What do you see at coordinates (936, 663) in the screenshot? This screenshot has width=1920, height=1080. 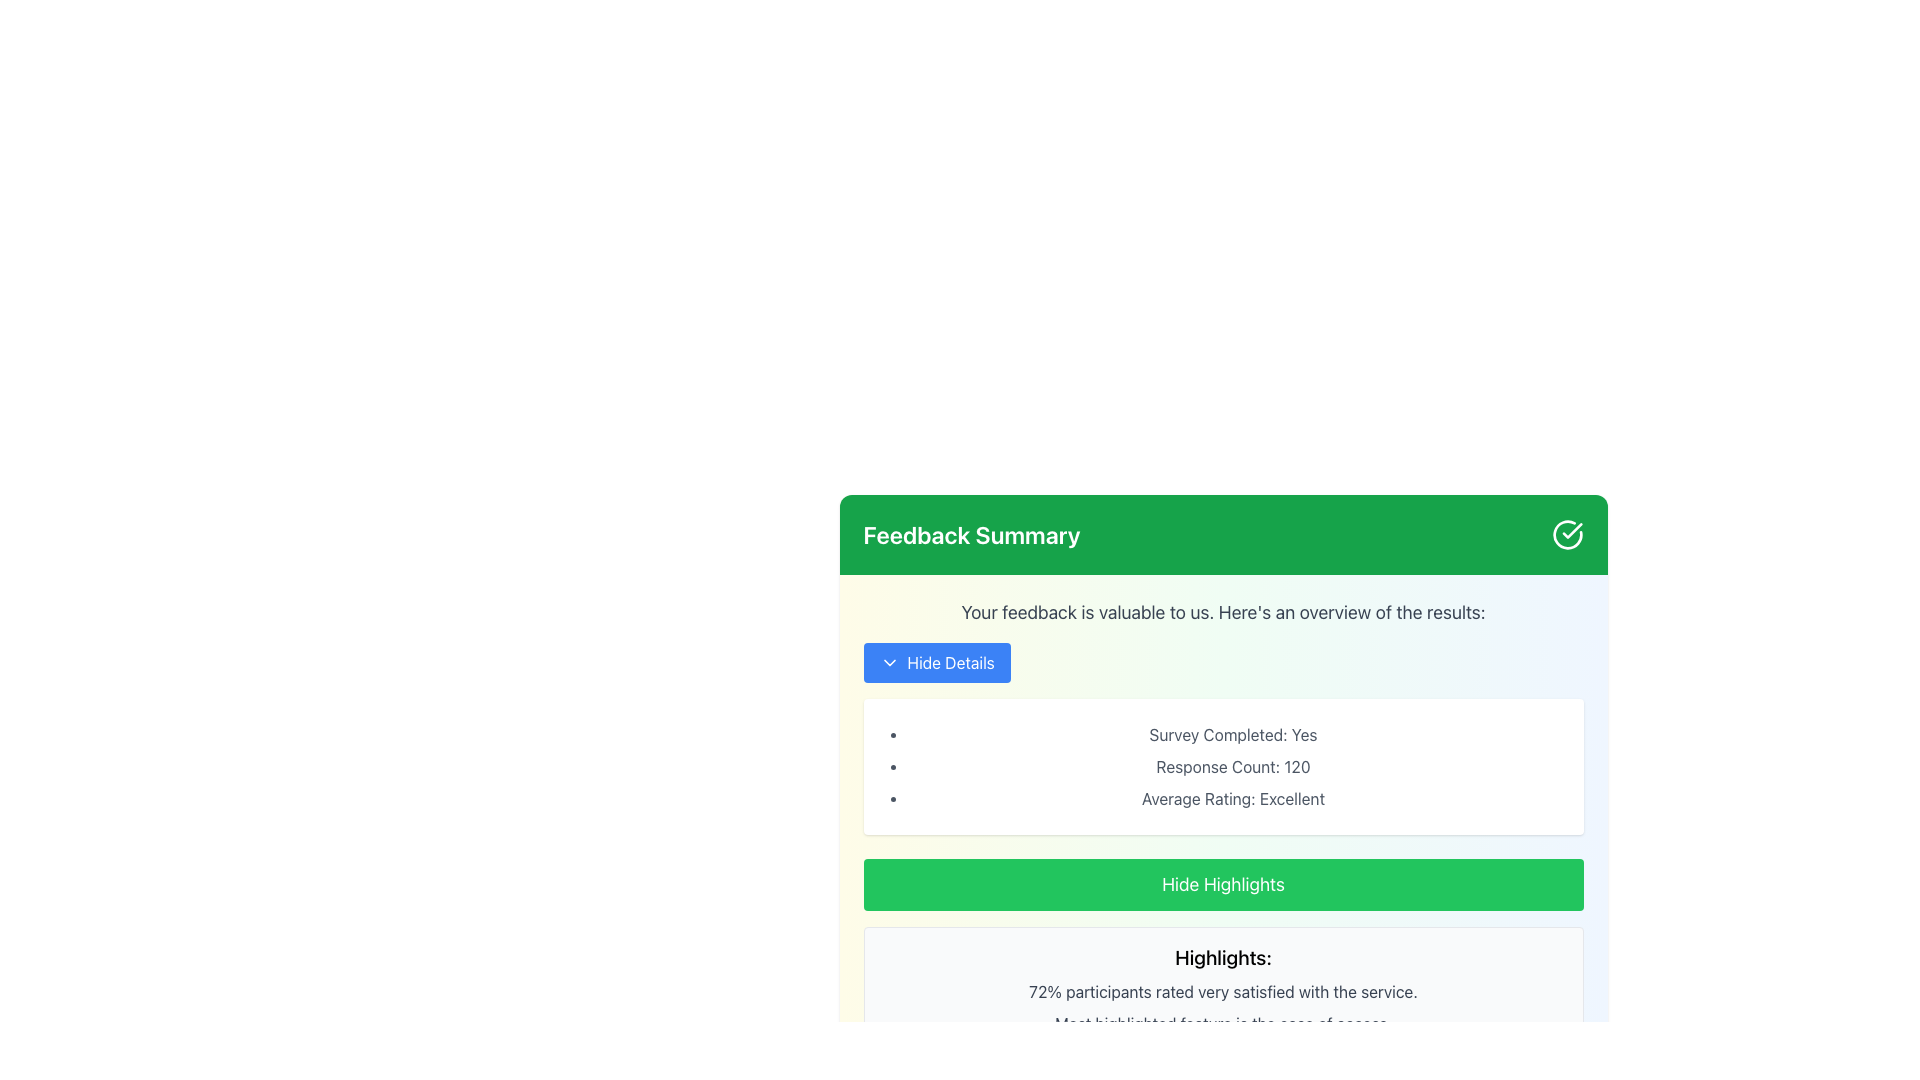 I see `the rectangular blue button with rounded corners labeled 'Hide Details'` at bounding box center [936, 663].